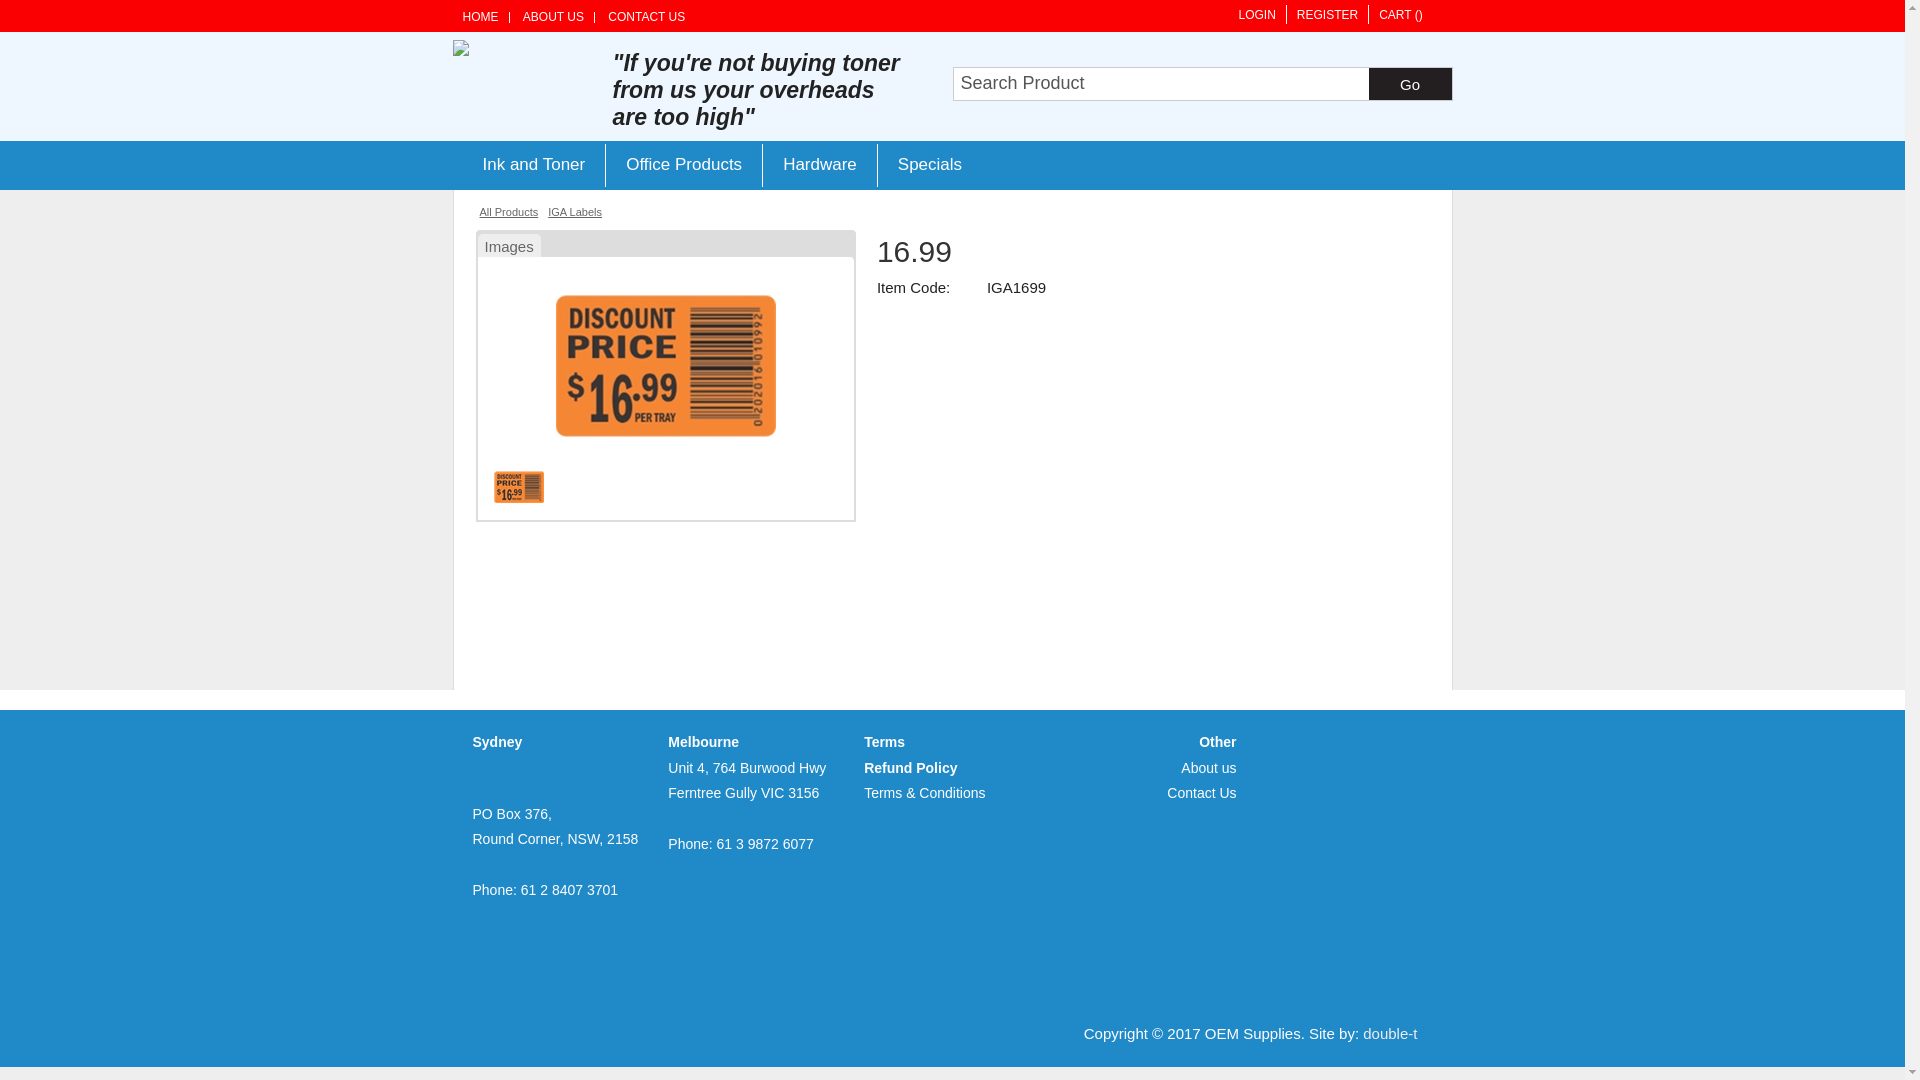 The width and height of the screenshot is (1920, 1080). Describe the element at coordinates (923, 792) in the screenshot. I see `'Terms & Conditions'` at that location.